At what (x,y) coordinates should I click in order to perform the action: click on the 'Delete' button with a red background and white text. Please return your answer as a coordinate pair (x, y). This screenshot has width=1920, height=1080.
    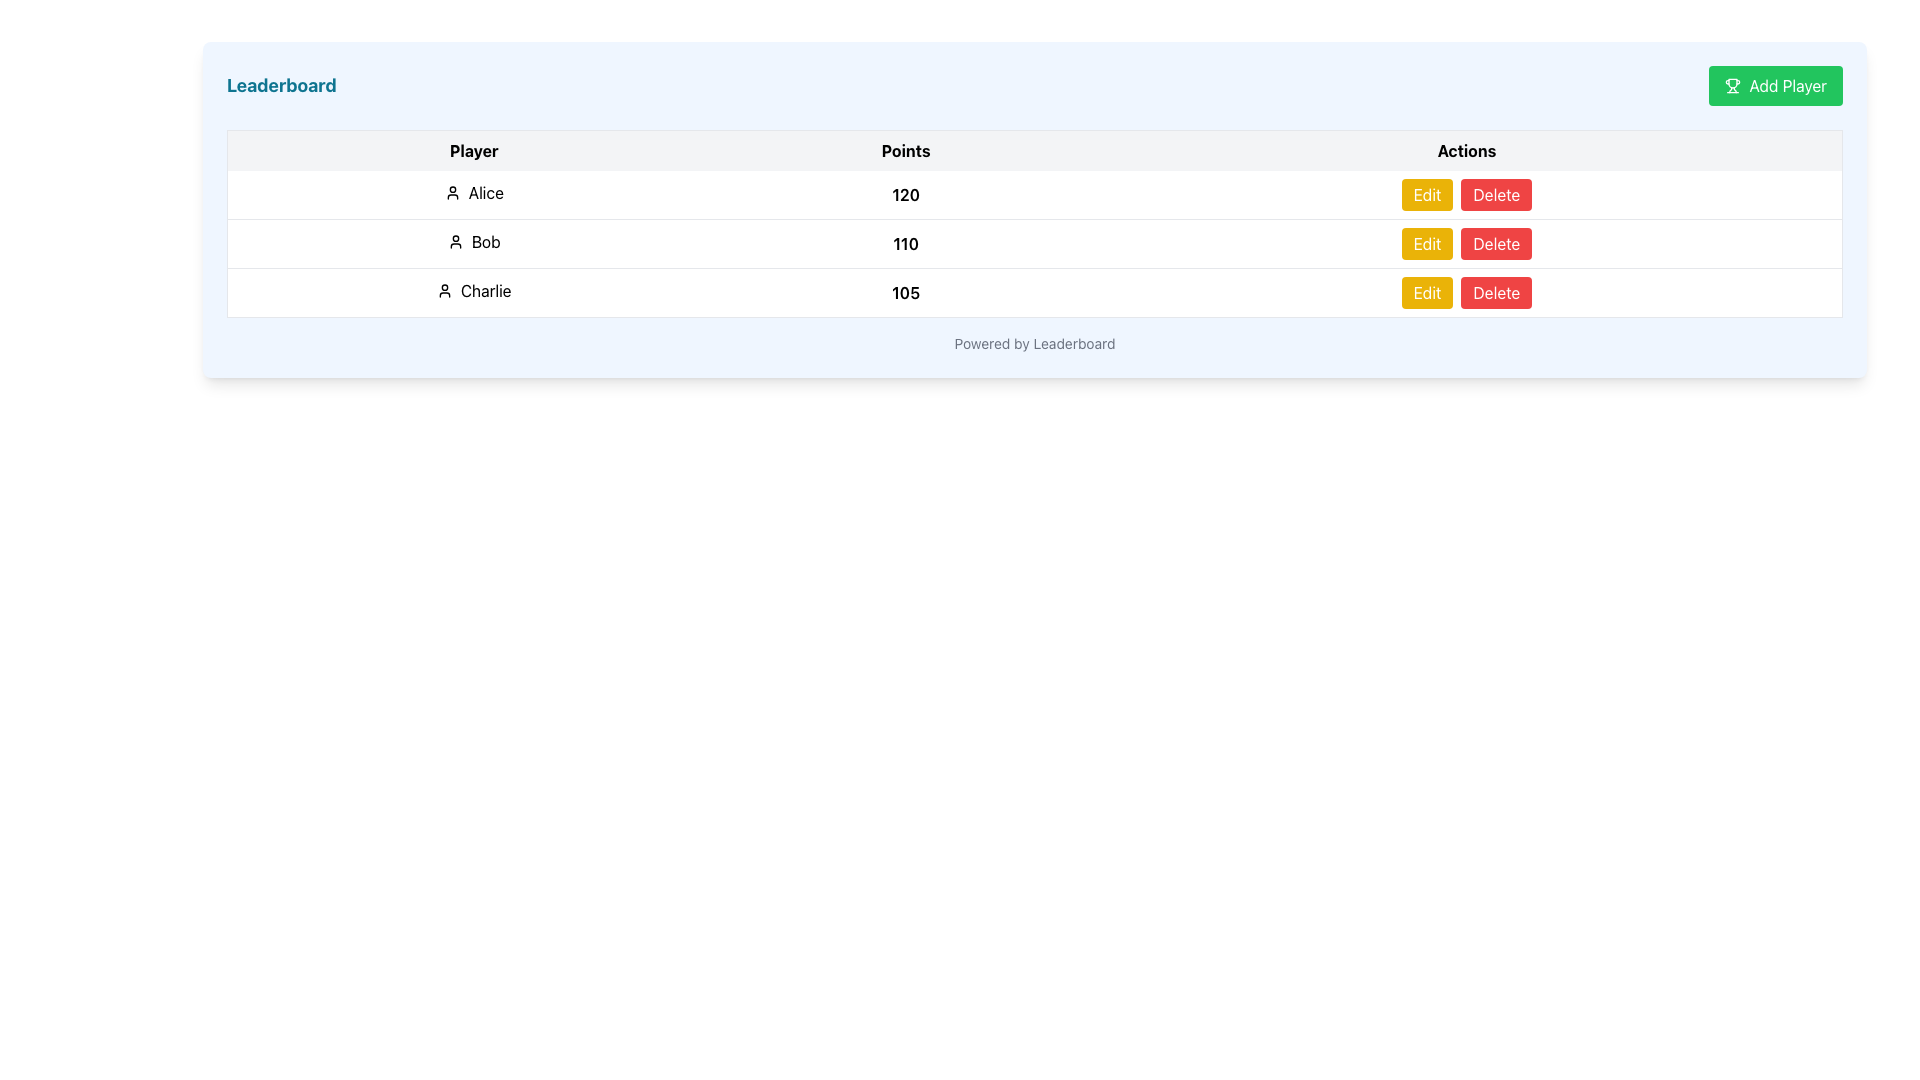
    Looking at the image, I should click on (1496, 242).